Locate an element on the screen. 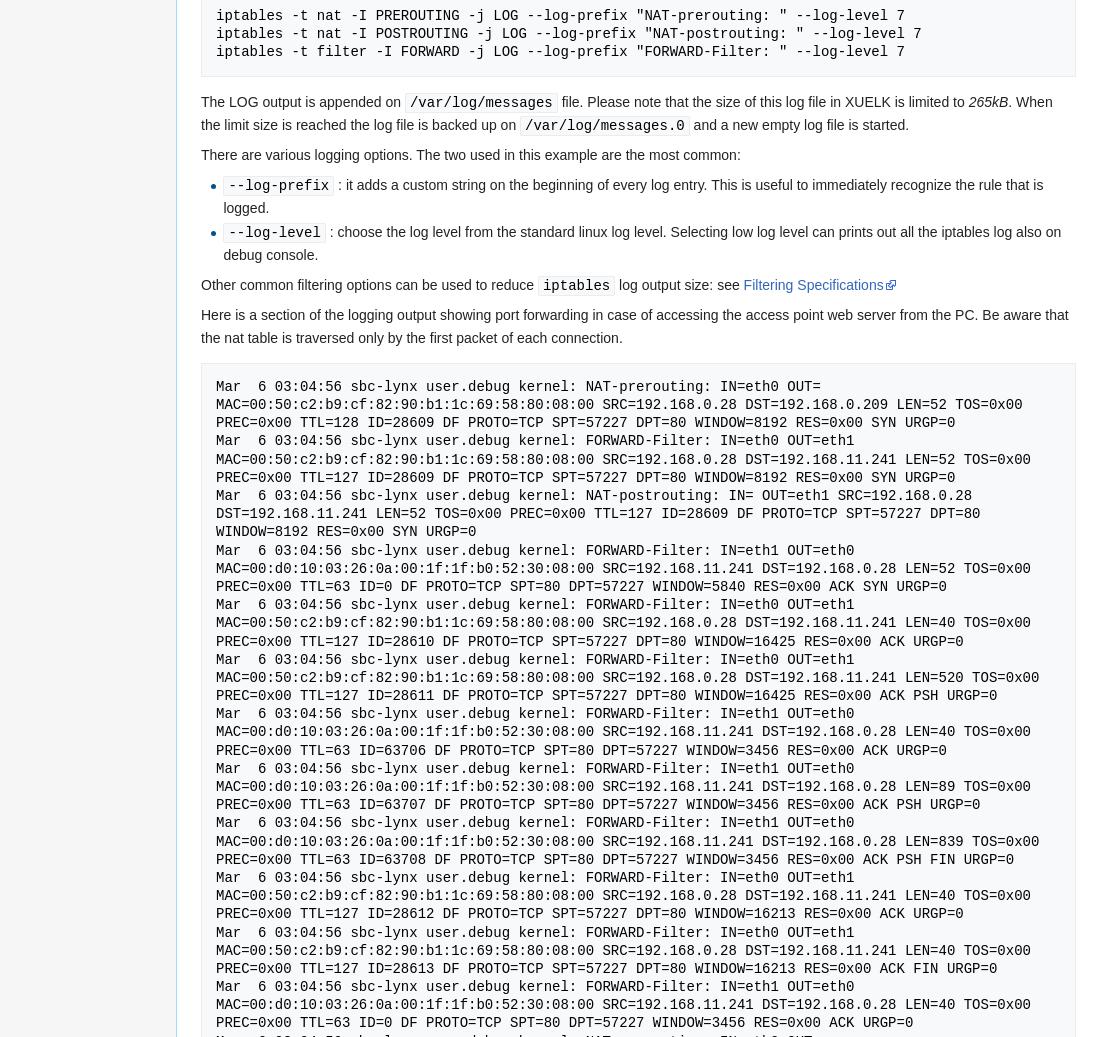 The height and width of the screenshot is (1037, 1100). 'and a new empty log file is started.' is located at coordinates (688, 123).